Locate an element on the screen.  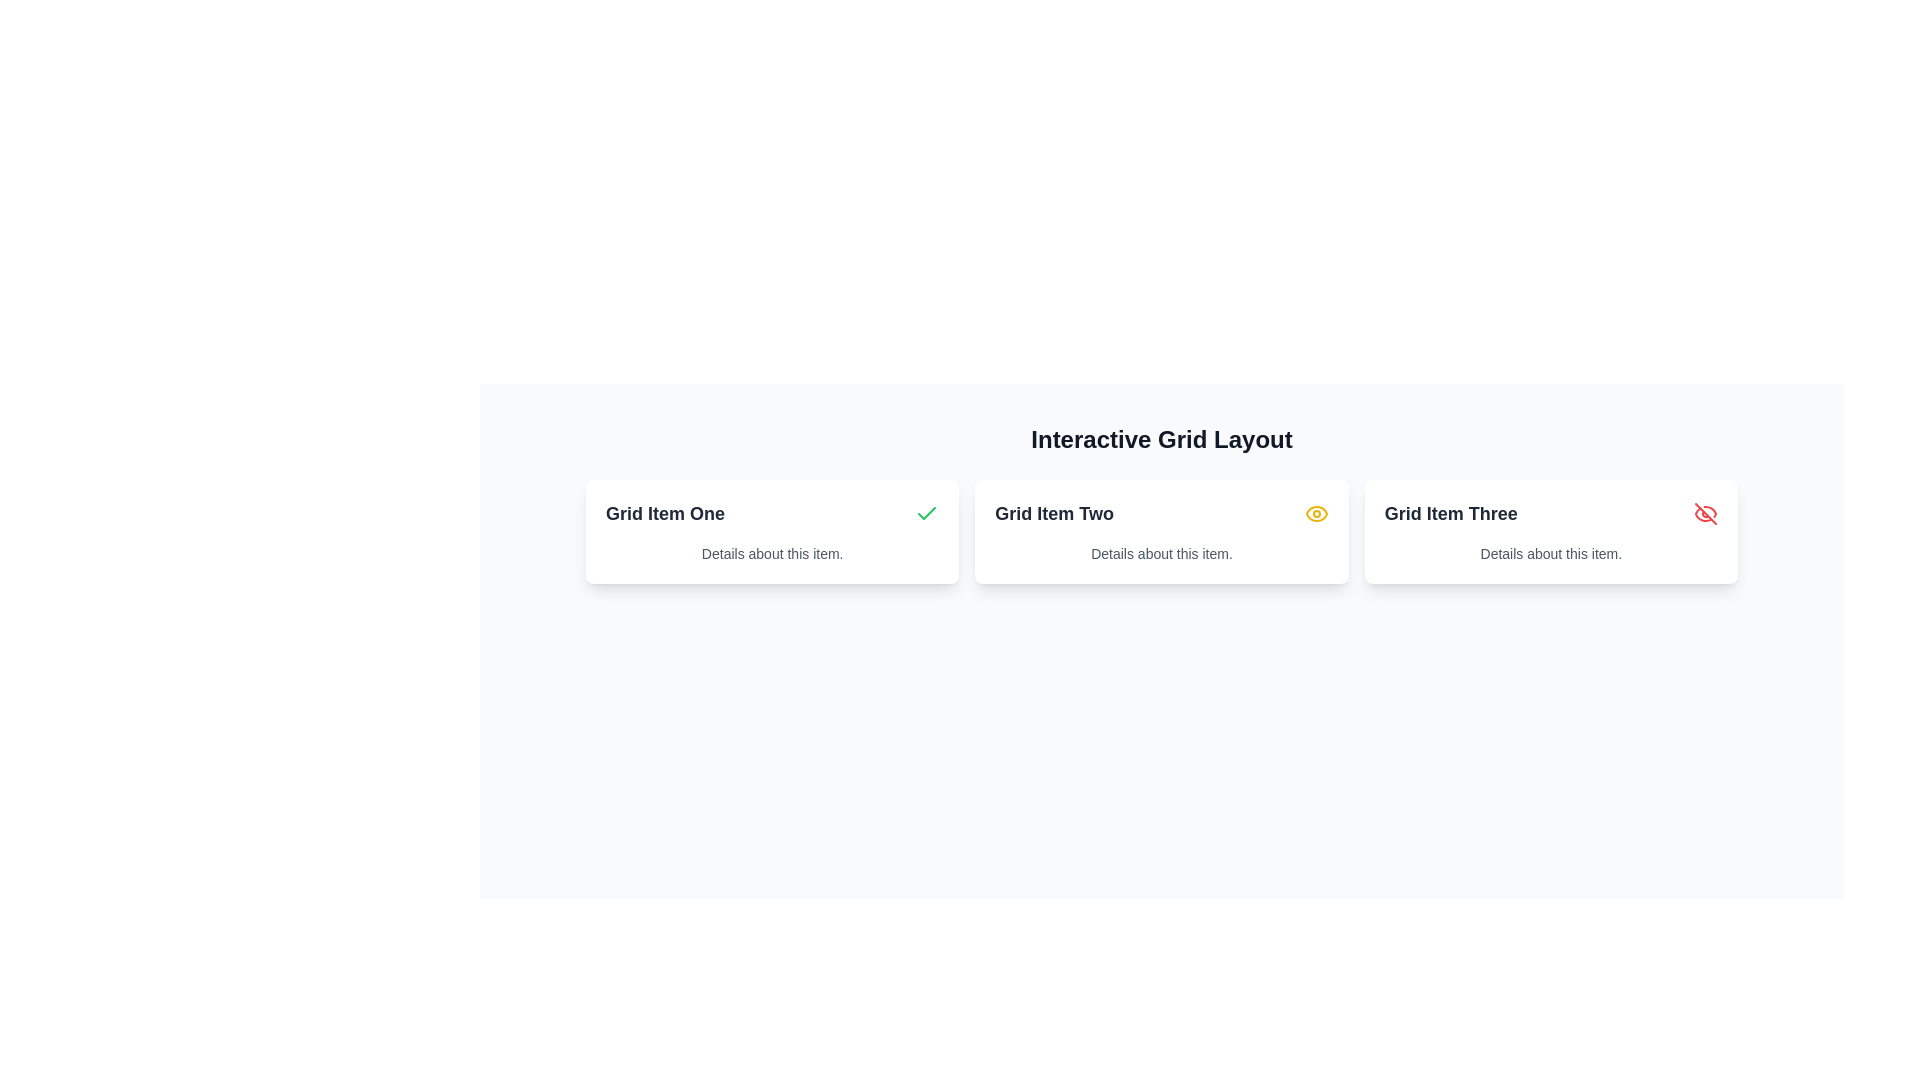
the text label displaying 'Grid Item Two' is located at coordinates (1053, 512).